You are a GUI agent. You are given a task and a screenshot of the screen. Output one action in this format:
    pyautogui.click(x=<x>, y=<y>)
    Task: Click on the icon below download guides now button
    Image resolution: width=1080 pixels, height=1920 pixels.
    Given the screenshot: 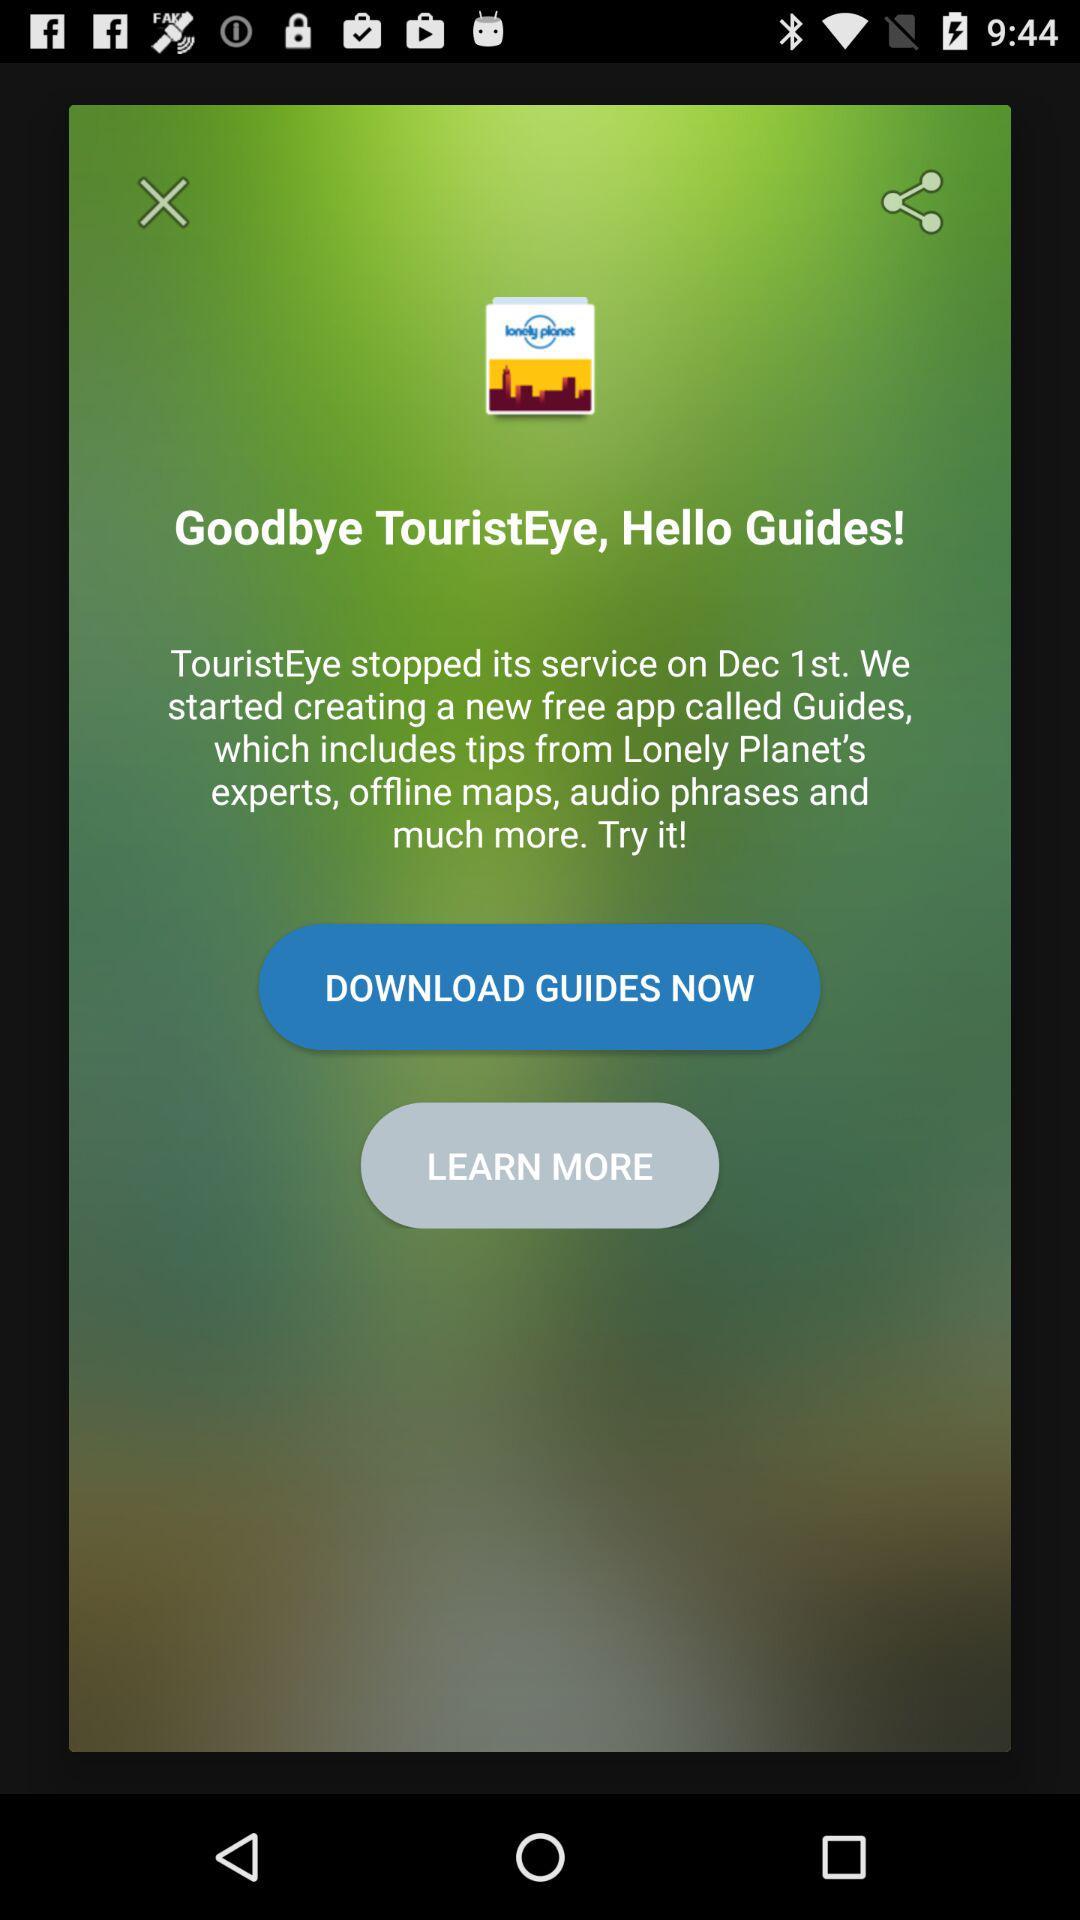 What is the action you would take?
    pyautogui.click(x=540, y=1165)
    